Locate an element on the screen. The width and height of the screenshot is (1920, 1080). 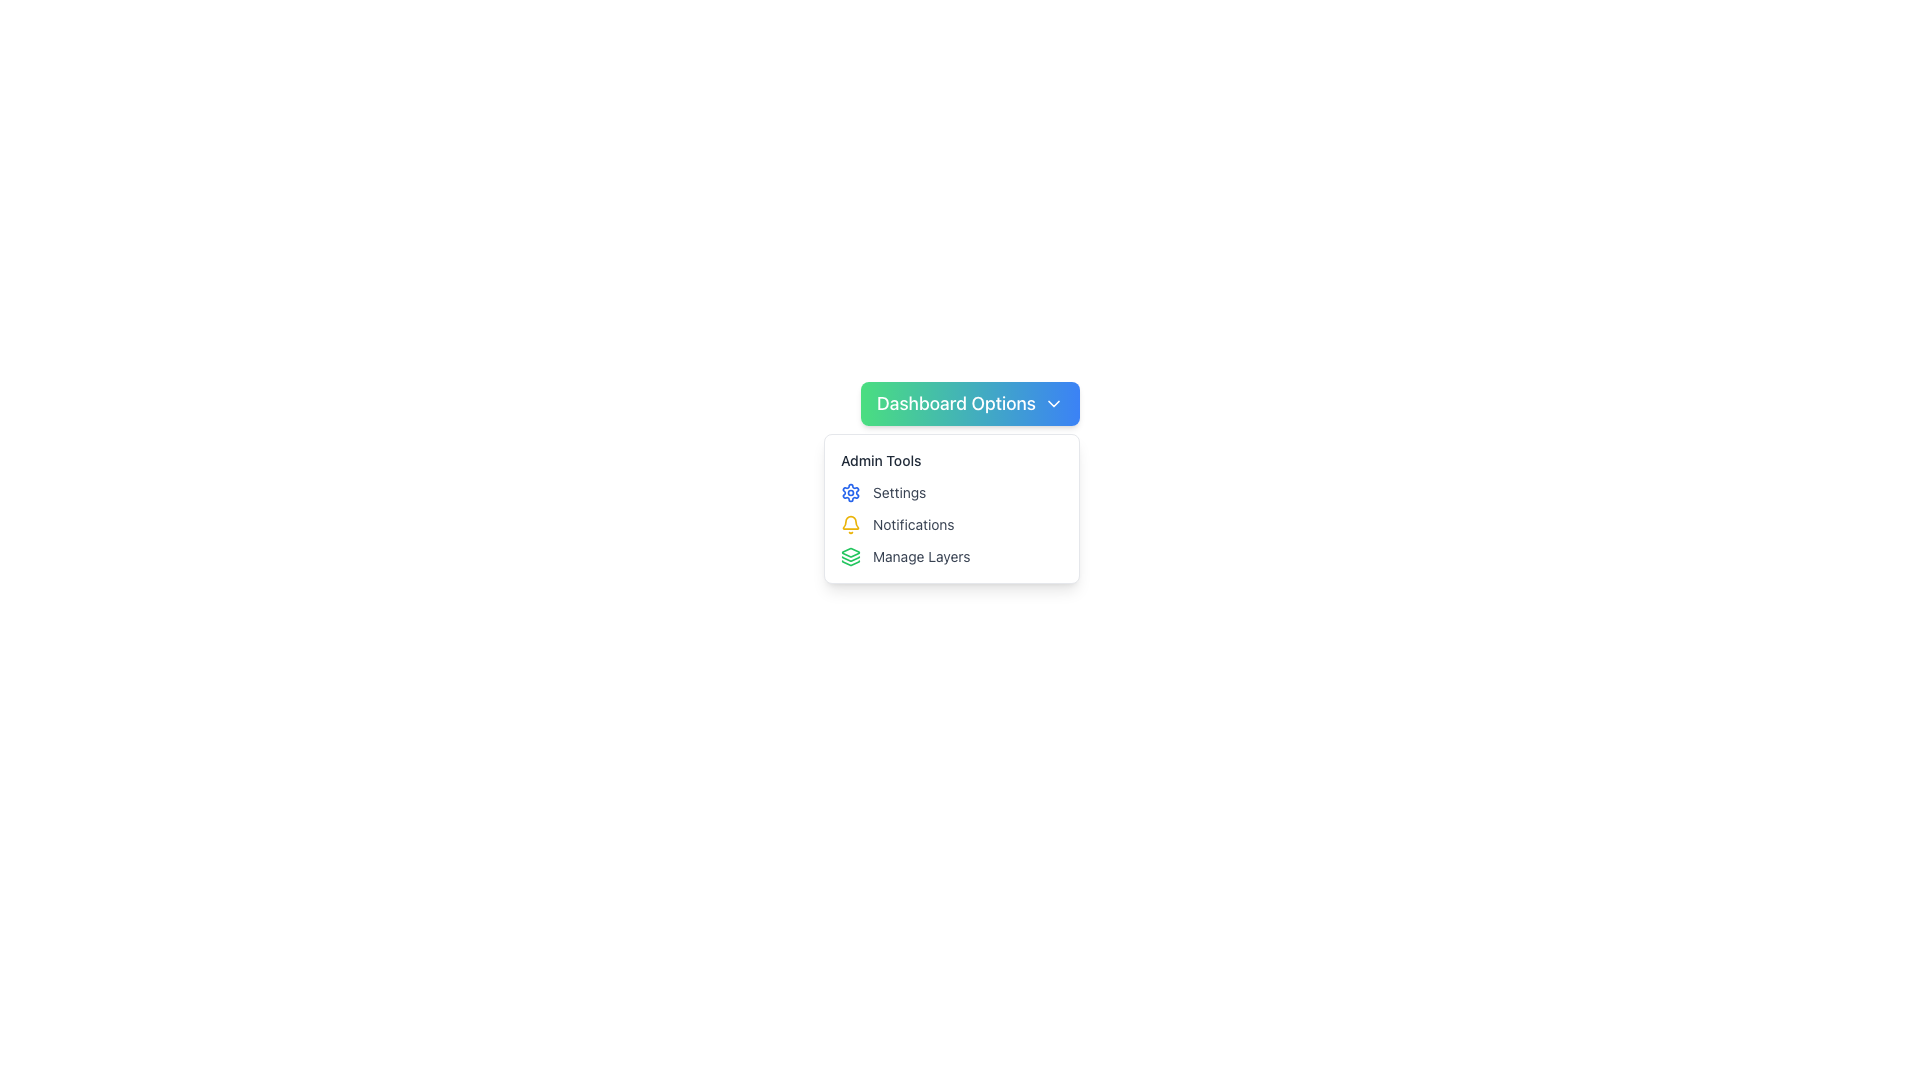
the 'Manage Layers' text label located at the bottom of the dropdown menu is located at coordinates (920, 556).